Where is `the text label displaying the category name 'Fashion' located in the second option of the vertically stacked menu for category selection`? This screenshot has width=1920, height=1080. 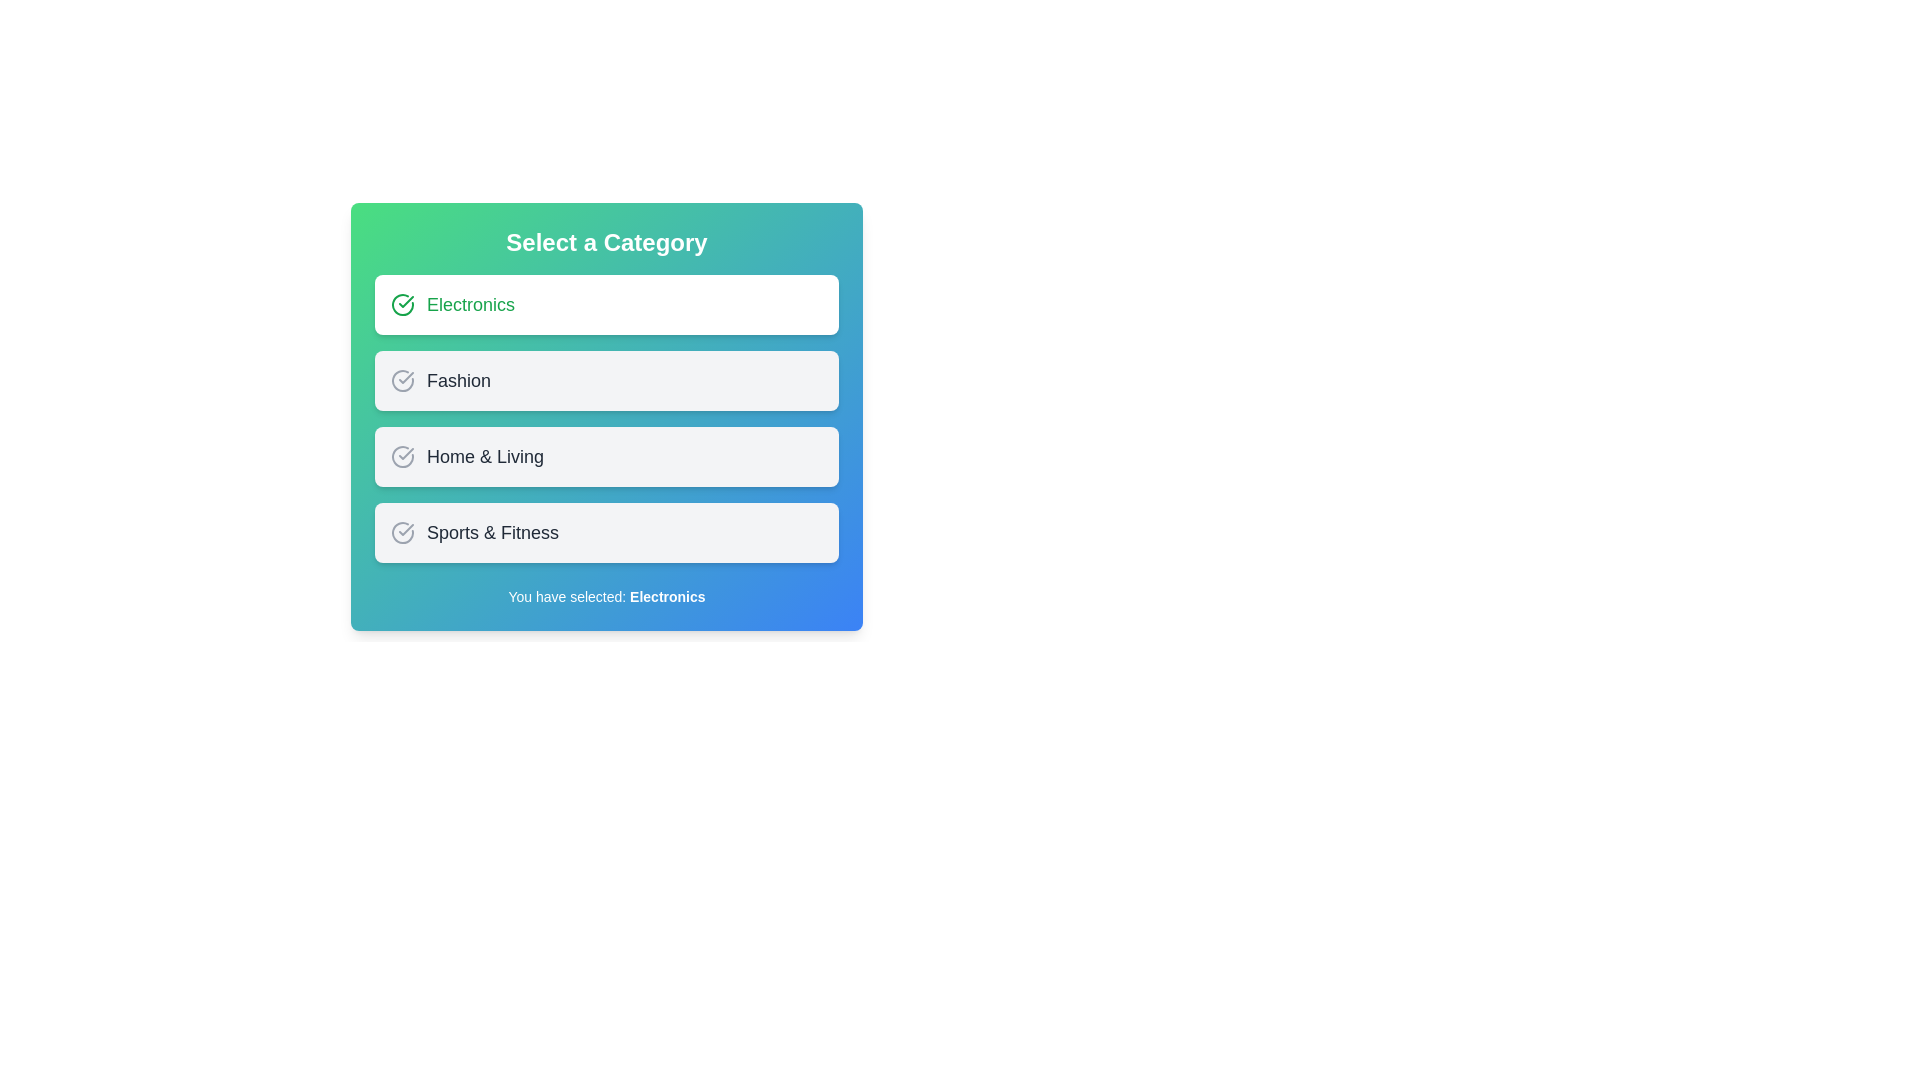 the text label displaying the category name 'Fashion' located in the second option of the vertically stacked menu for category selection is located at coordinates (458, 381).